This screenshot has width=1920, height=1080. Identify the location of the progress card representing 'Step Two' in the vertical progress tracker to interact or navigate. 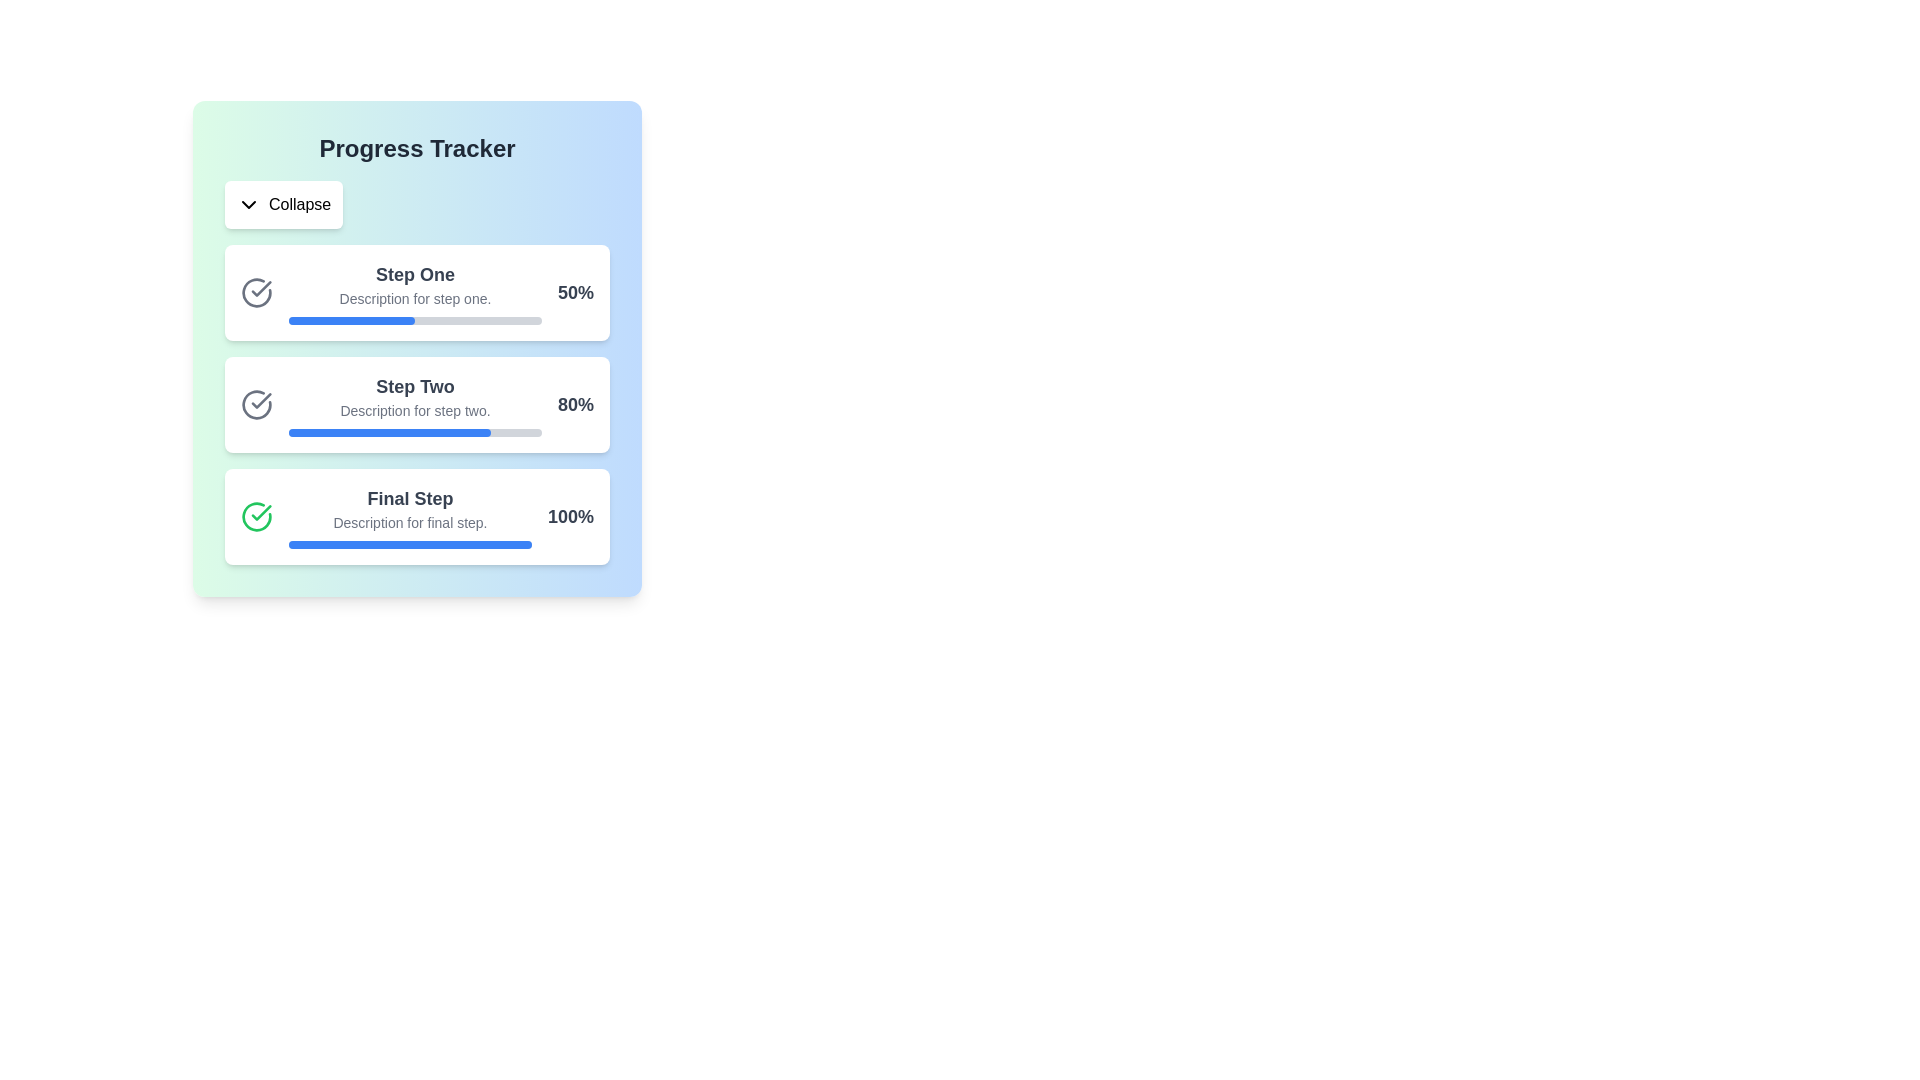
(416, 405).